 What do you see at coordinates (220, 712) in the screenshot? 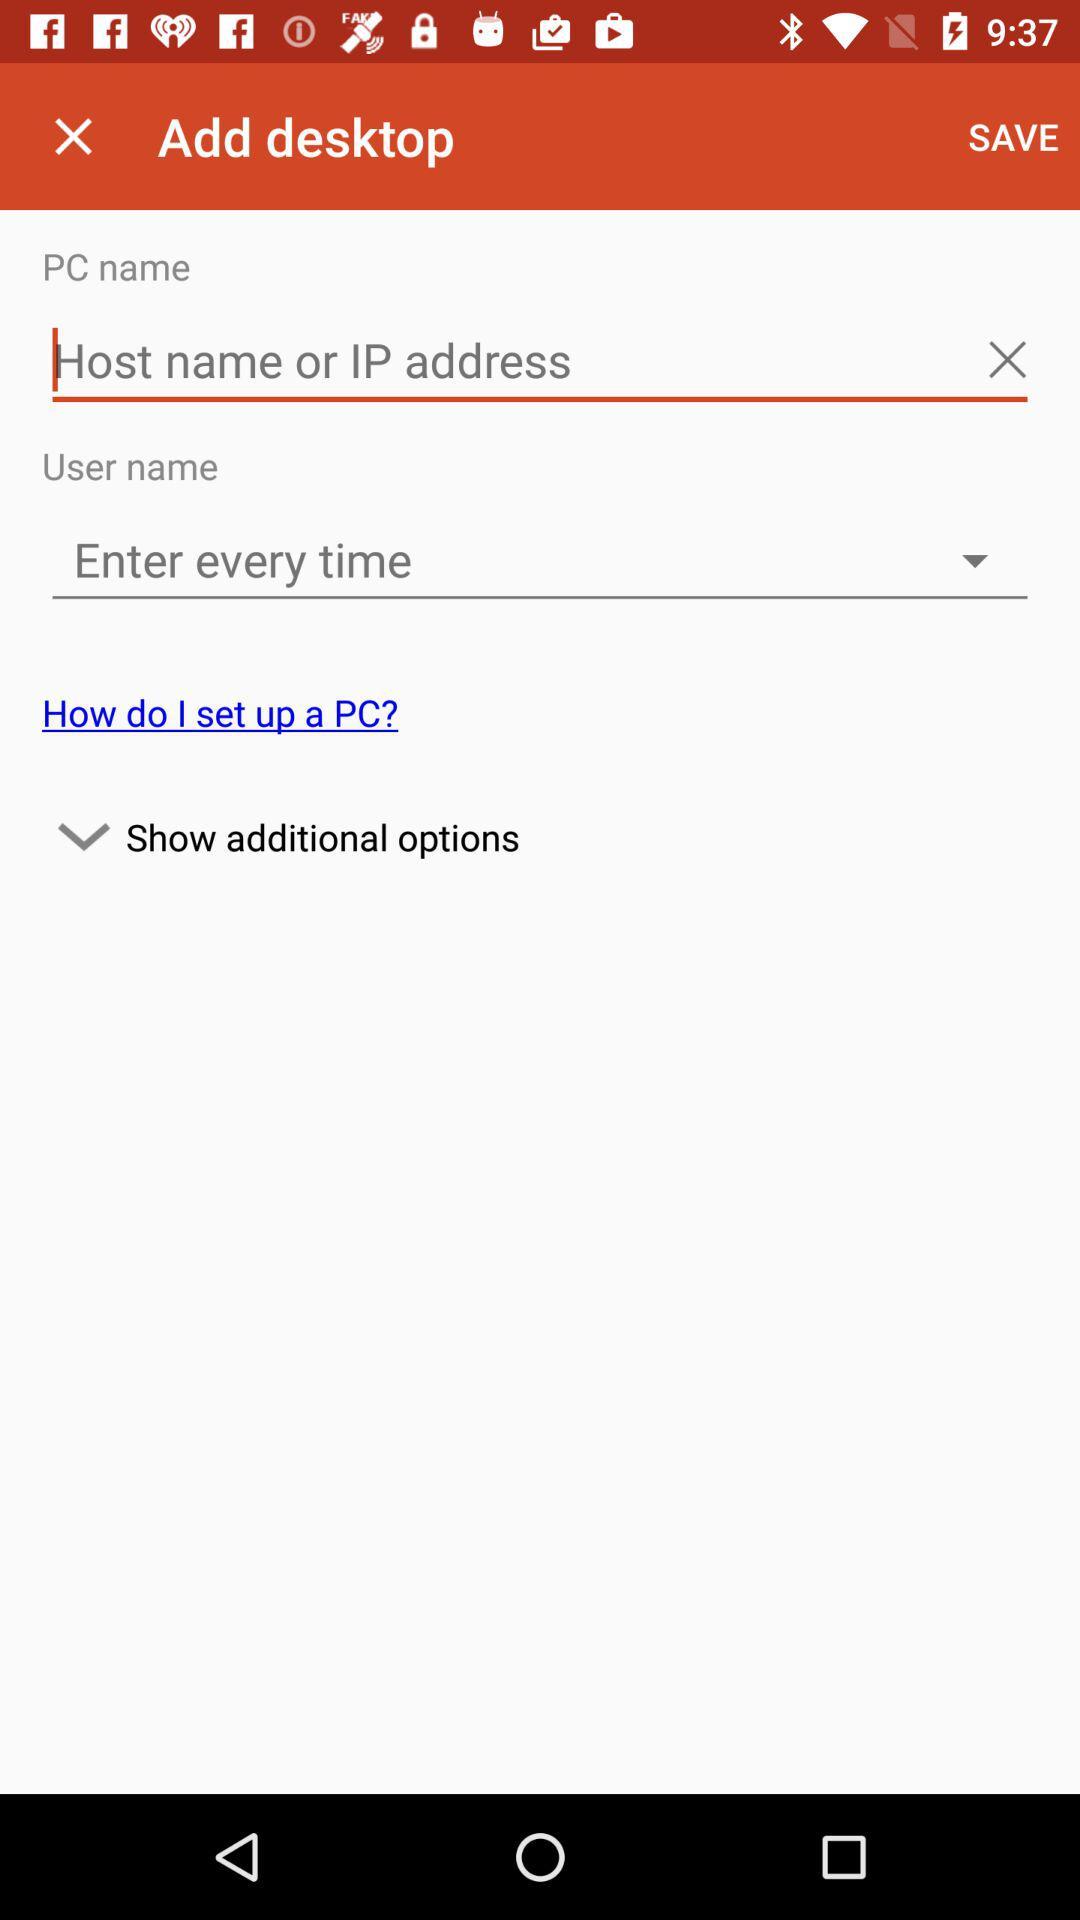
I see `item below the enter every time` at bounding box center [220, 712].